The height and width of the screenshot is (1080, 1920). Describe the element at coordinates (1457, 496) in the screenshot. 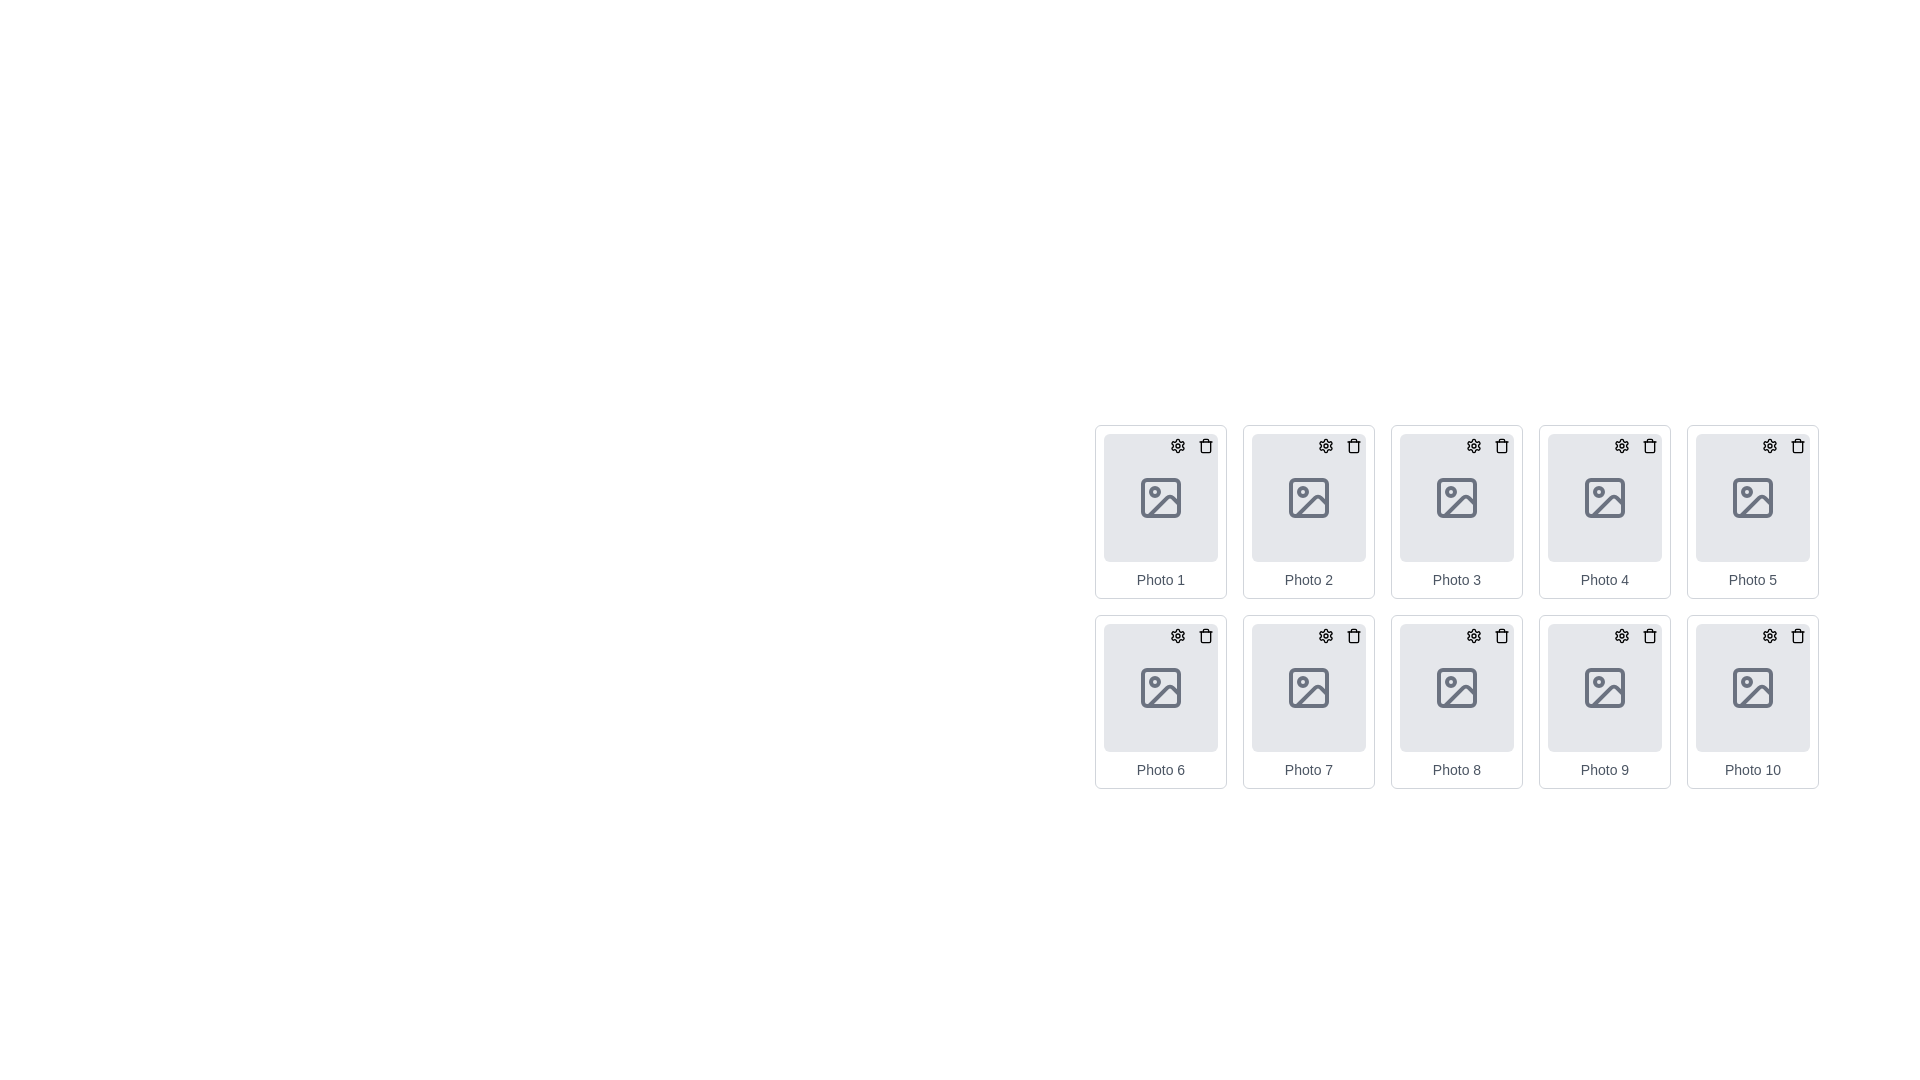

I see `the image placeholder located in the card labeled 'Photo 3'` at that location.